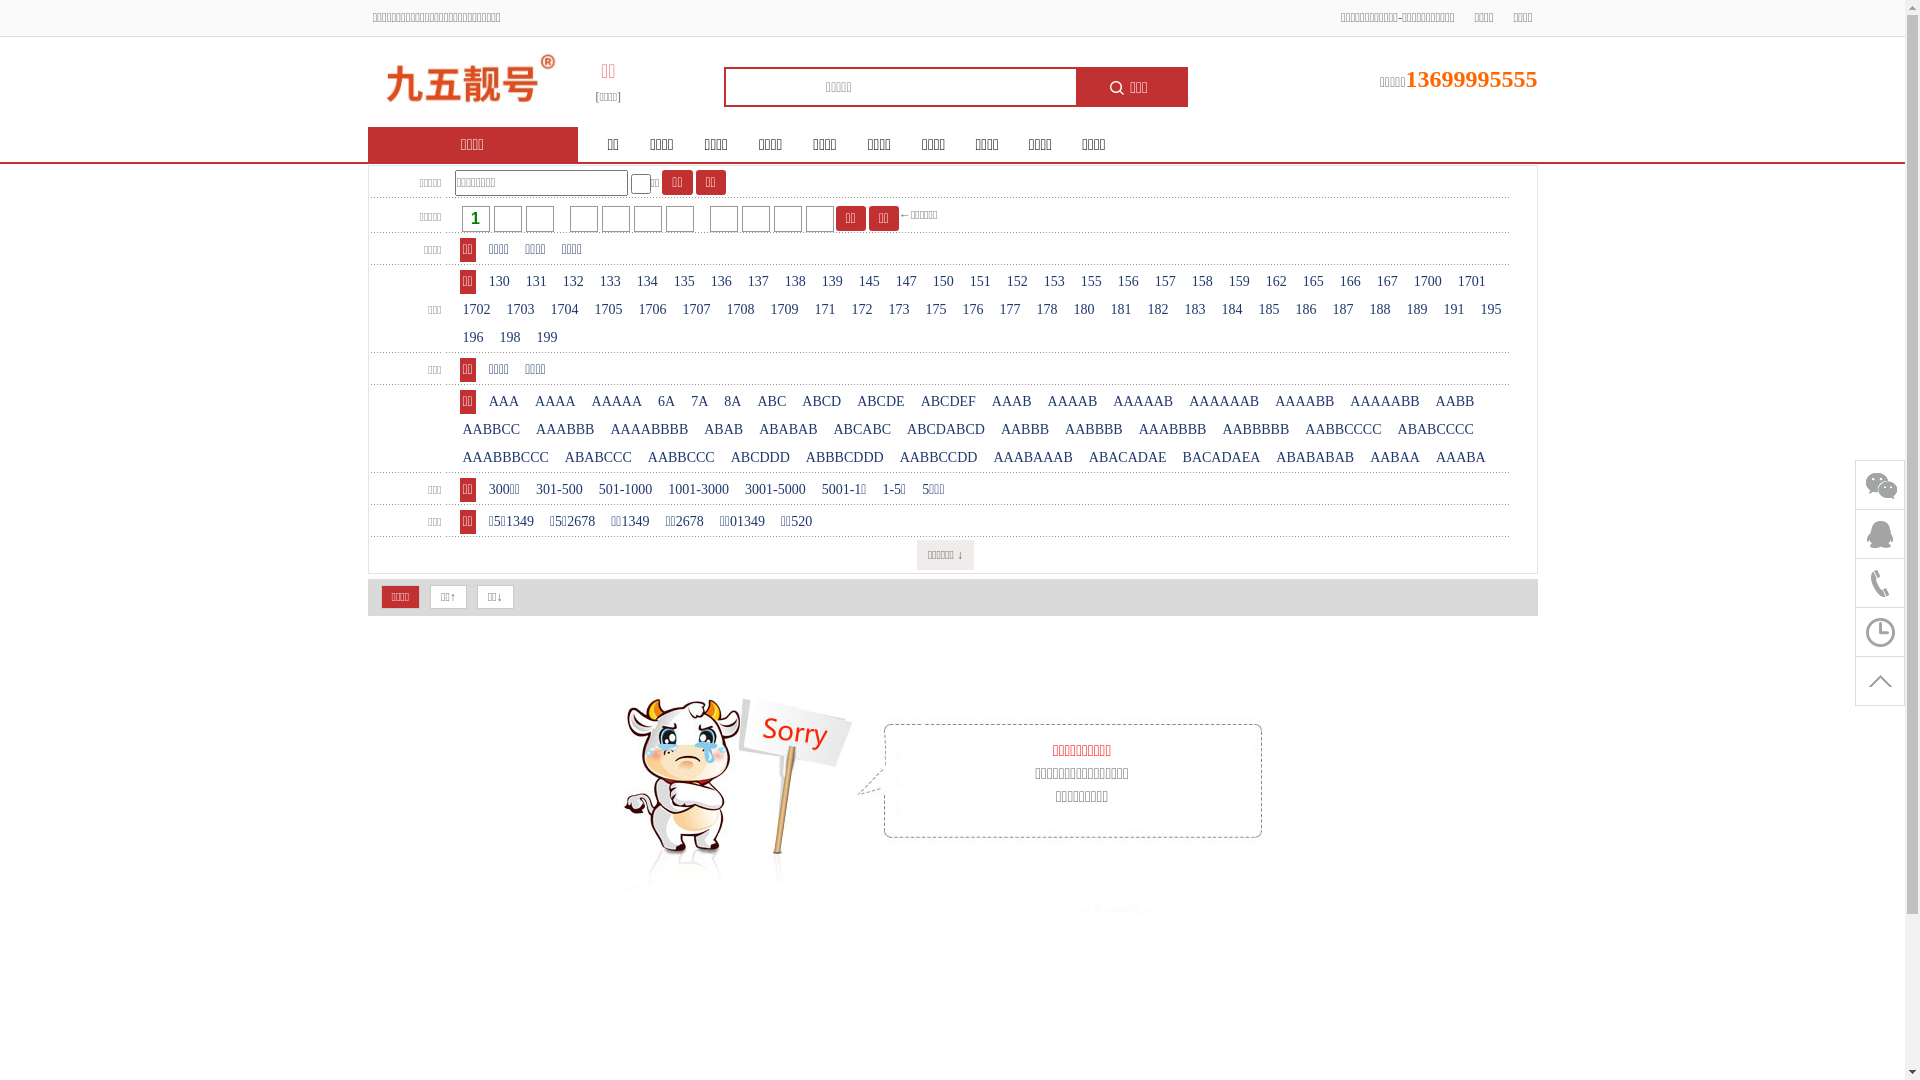  I want to click on '137', so click(757, 281).